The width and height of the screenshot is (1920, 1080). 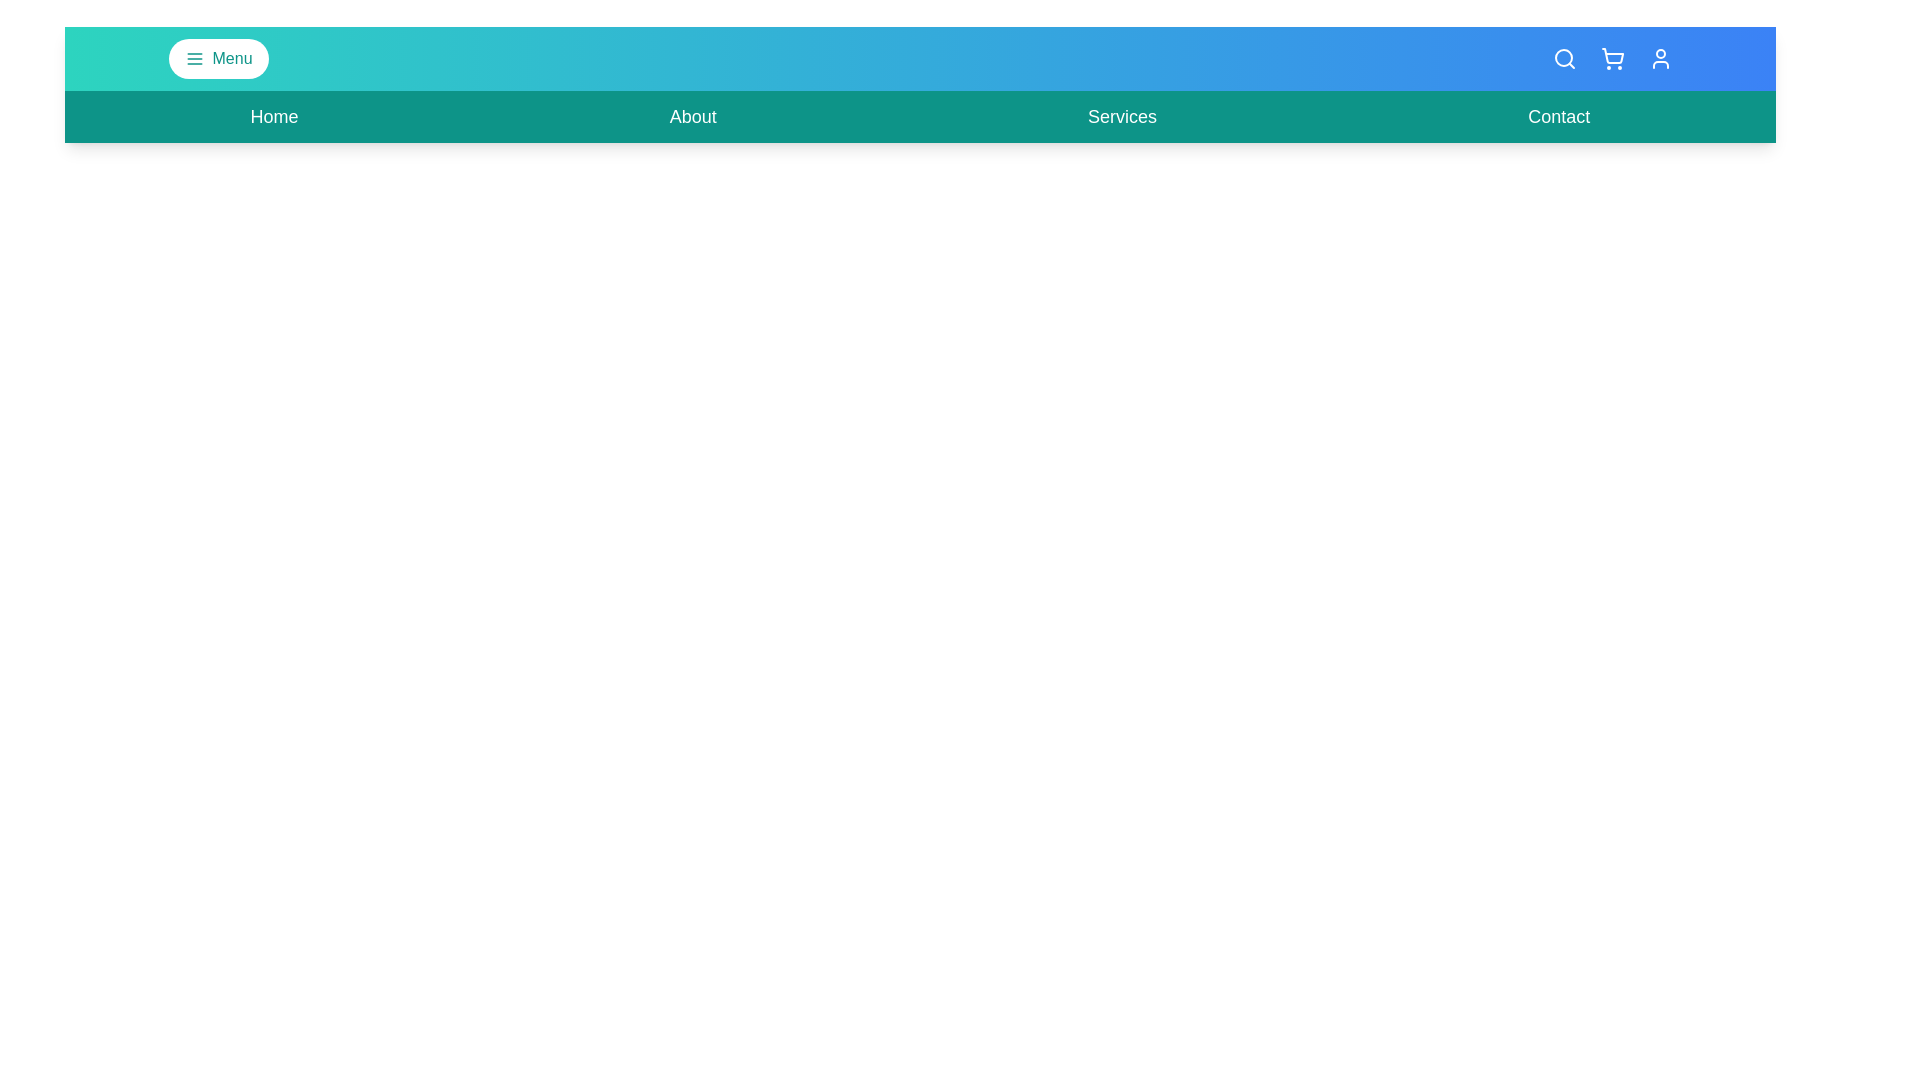 What do you see at coordinates (218, 57) in the screenshot?
I see `the 'Menu' button to toggle the menu visibility` at bounding box center [218, 57].